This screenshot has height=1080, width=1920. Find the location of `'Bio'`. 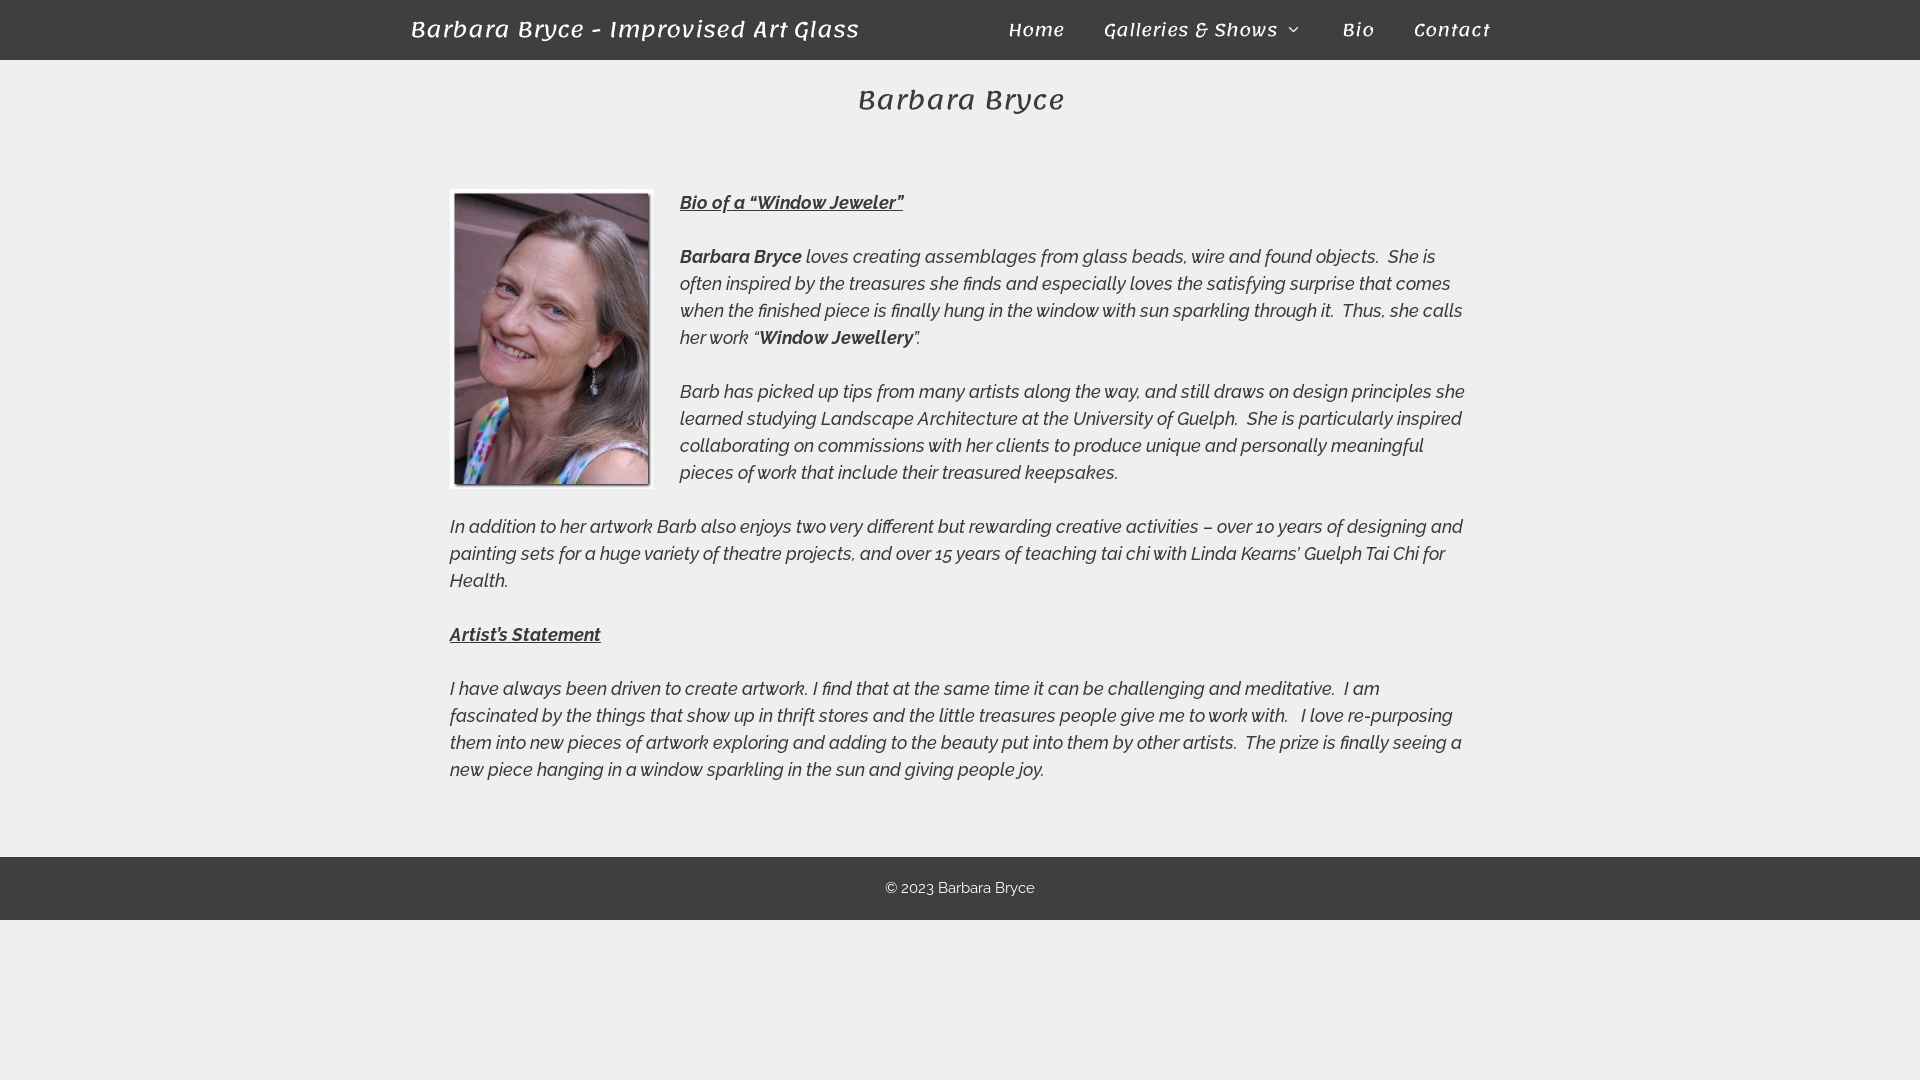

'Bio' is located at coordinates (1321, 30).